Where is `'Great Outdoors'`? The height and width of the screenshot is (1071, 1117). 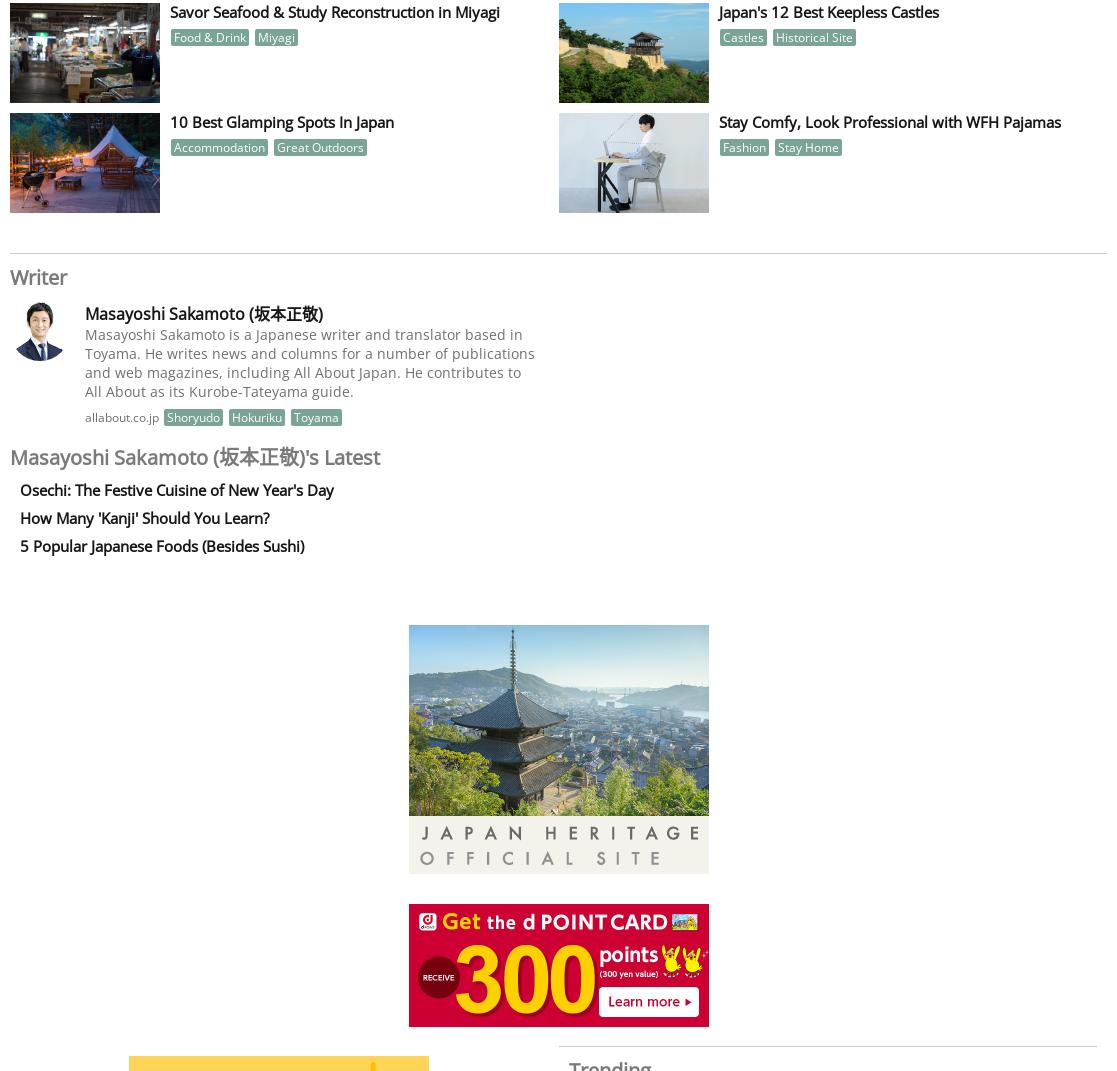 'Great Outdoors' is located at coordinates (276, 146).